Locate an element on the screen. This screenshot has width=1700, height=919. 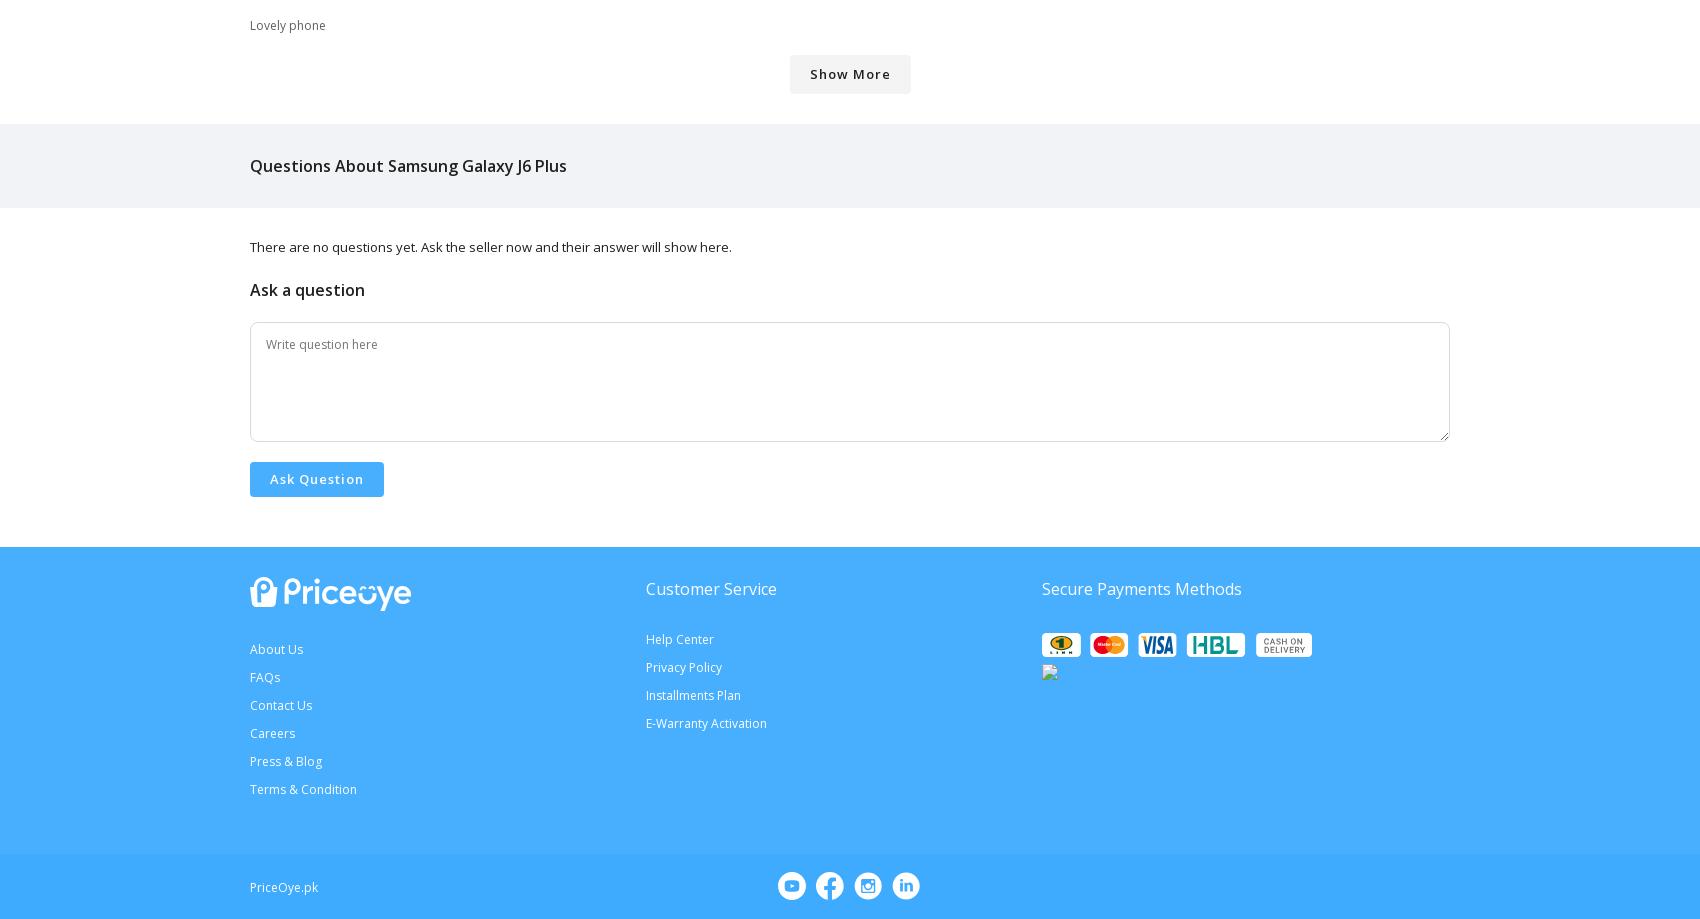
'About Us' is located at coordinates (276, 647).